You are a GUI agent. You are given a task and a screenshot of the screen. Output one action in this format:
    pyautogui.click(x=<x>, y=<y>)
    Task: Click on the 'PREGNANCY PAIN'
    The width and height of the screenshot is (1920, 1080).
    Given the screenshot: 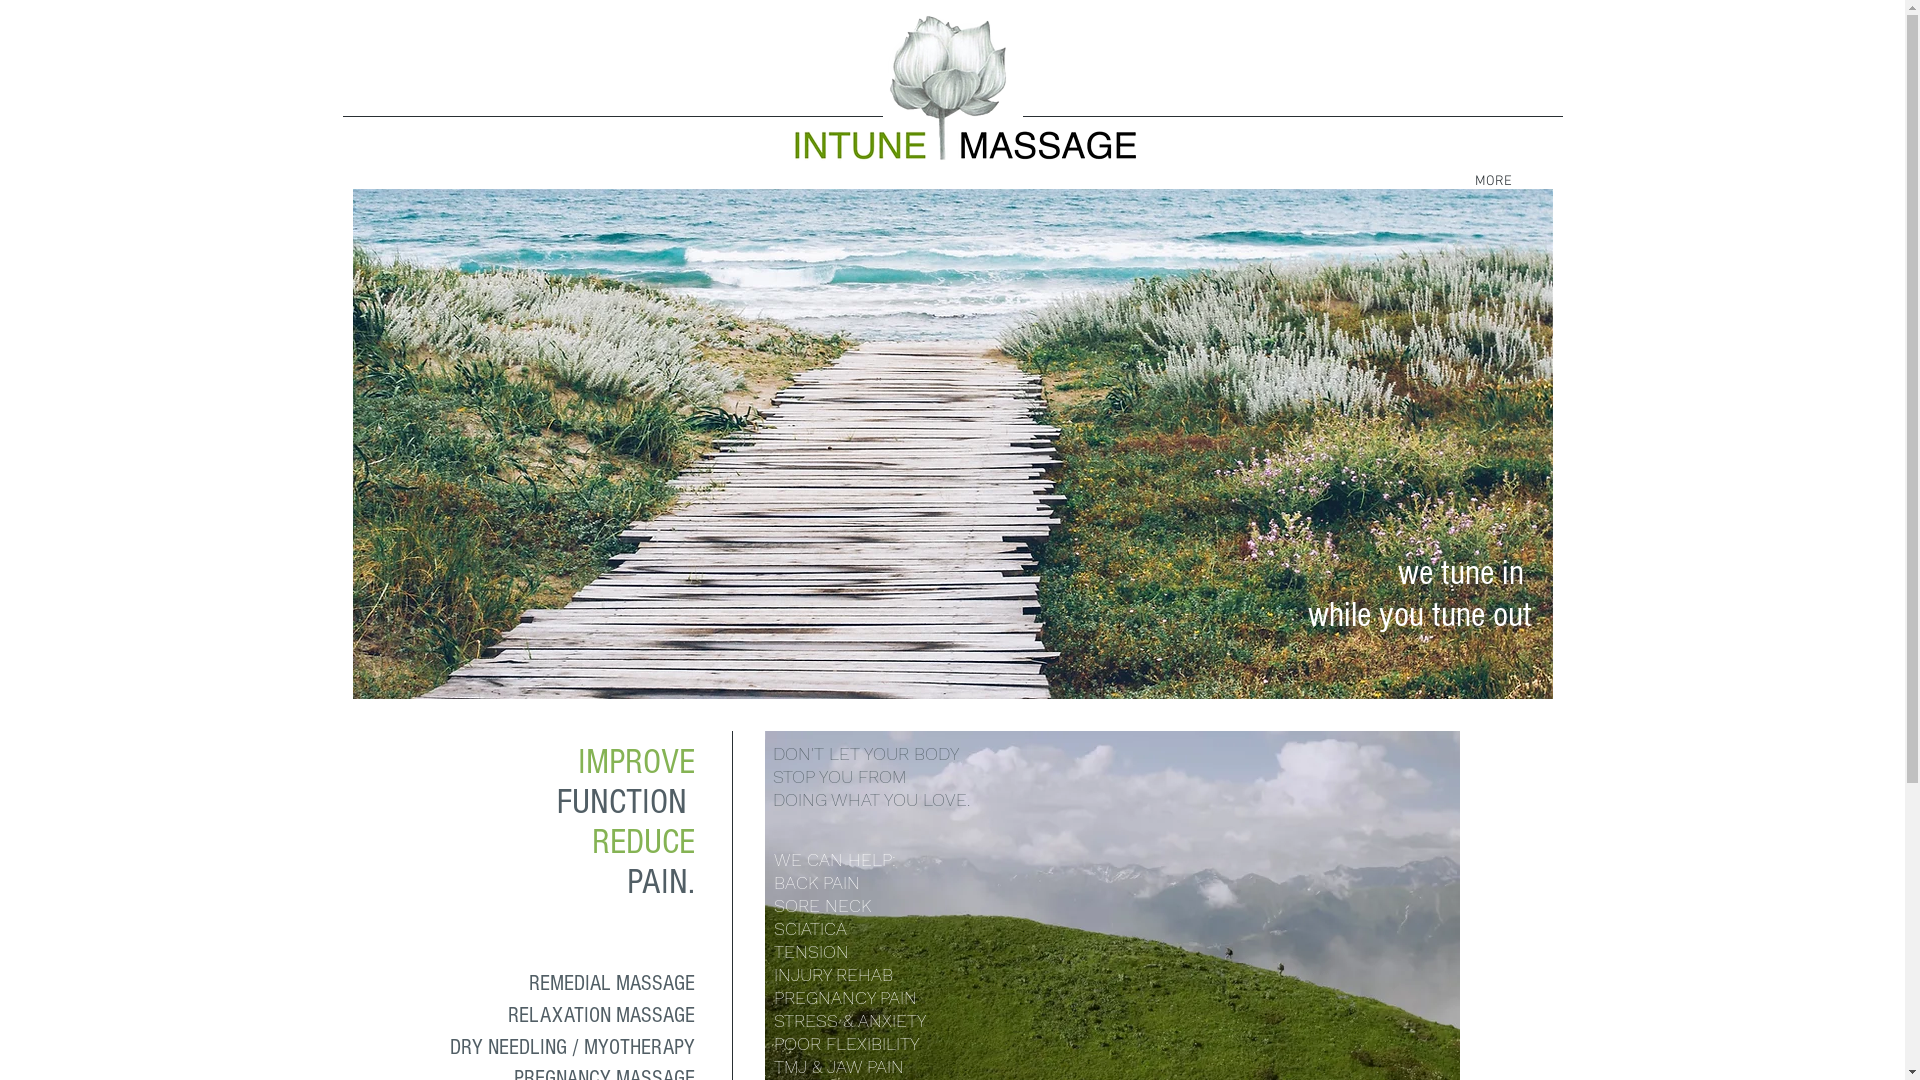 What is the action you would take?
    pyautogui.click(x=845, y=997)
    